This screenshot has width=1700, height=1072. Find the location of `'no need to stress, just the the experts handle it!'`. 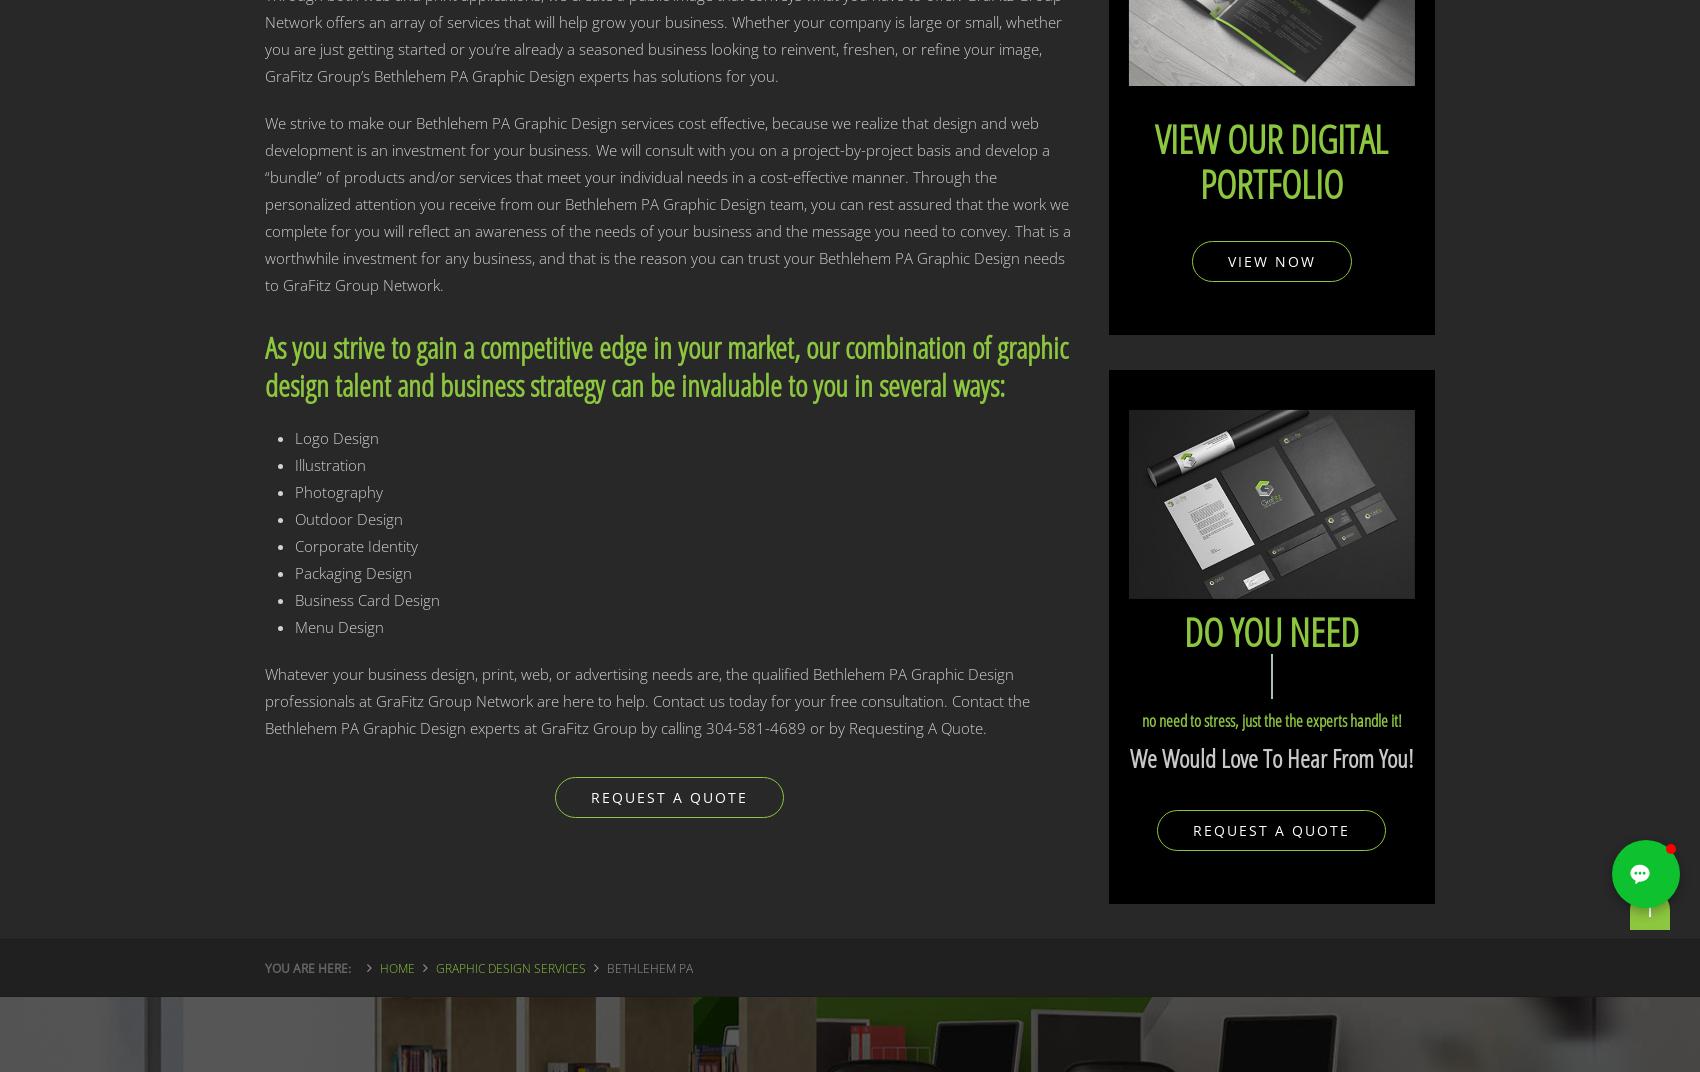

'no need to stress, just the the experts handle it!' is located at coordinates (1269, 719).